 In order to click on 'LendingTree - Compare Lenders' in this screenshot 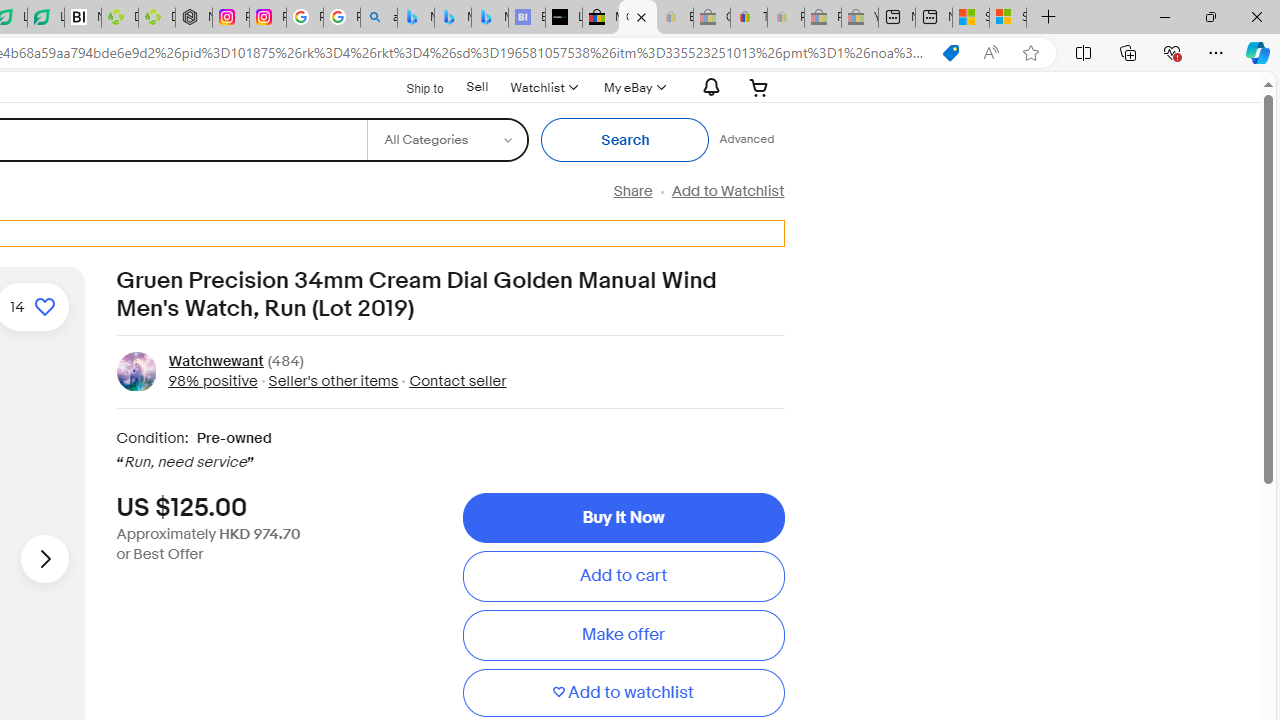, I will do `click(46, 17)`.